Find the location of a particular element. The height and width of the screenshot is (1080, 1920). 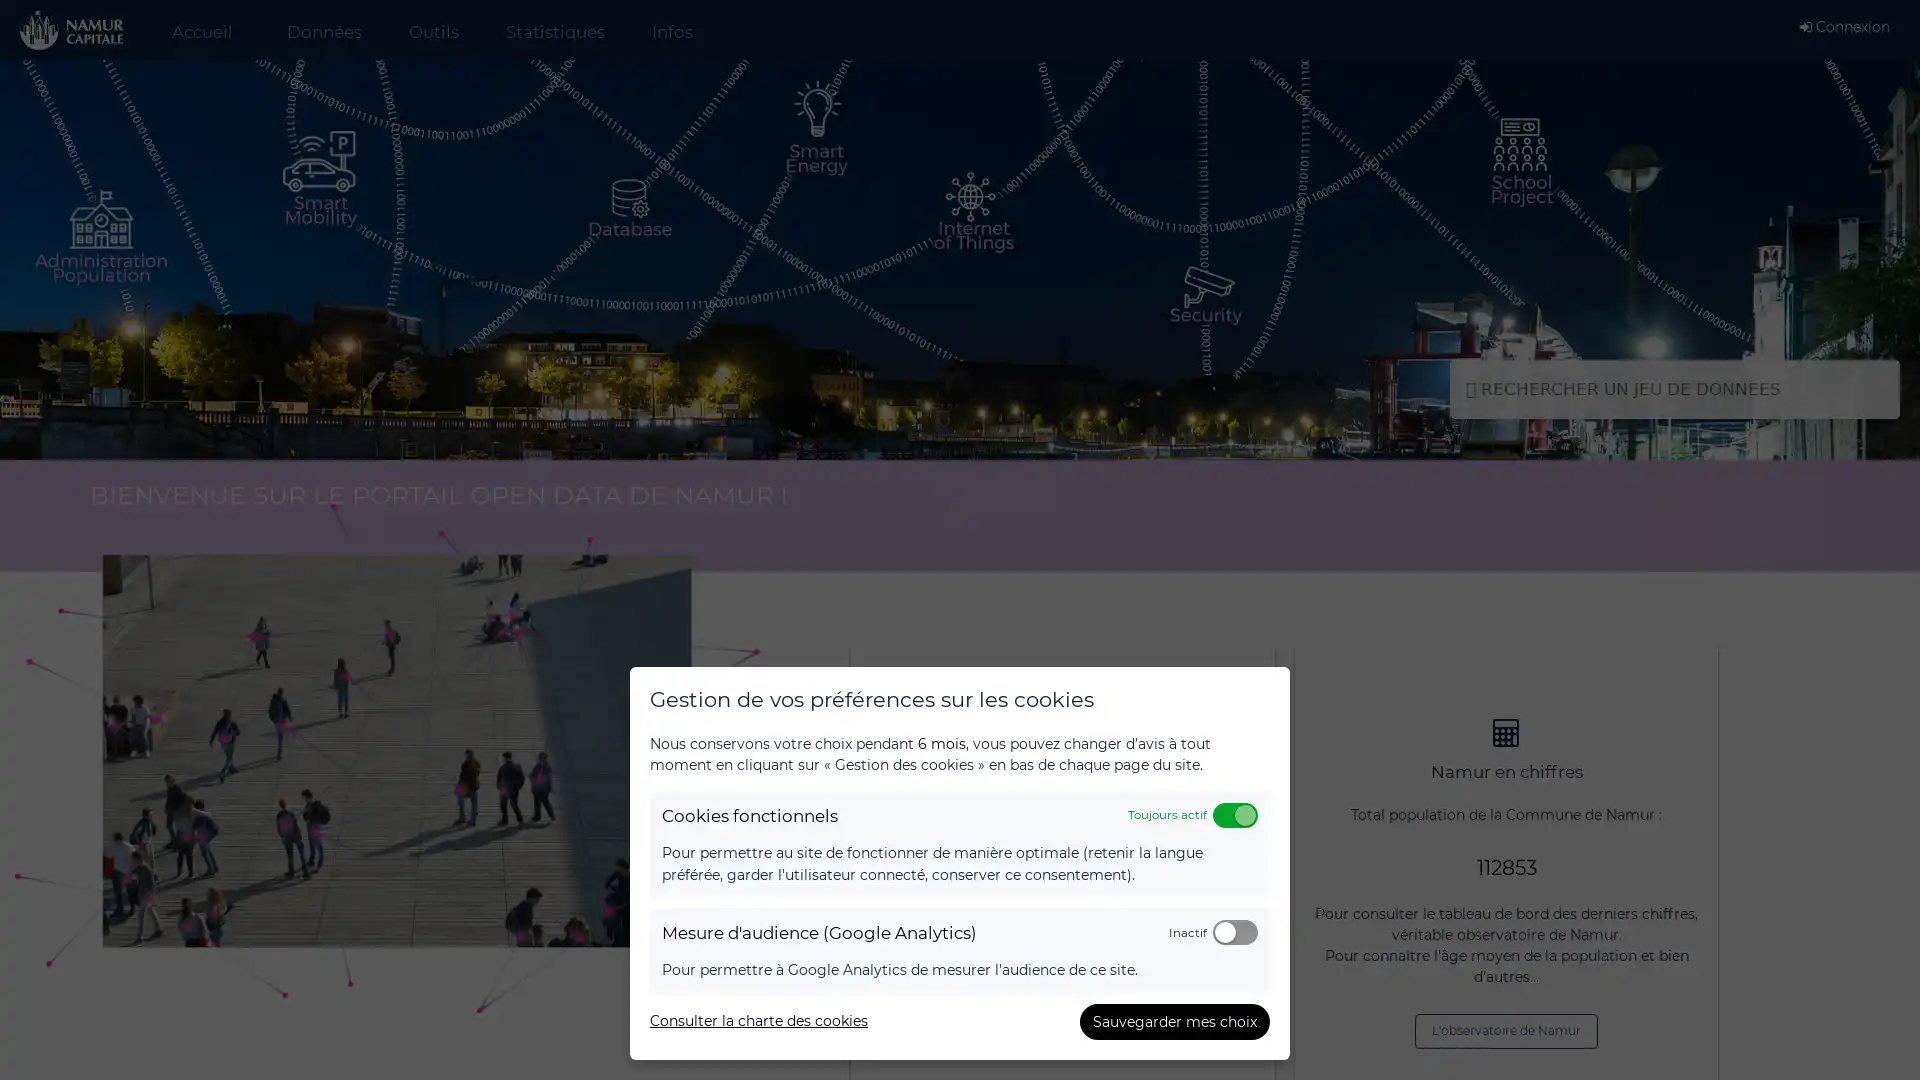

Sauvegarder mes choix is located at coordinates (1175, 1022).